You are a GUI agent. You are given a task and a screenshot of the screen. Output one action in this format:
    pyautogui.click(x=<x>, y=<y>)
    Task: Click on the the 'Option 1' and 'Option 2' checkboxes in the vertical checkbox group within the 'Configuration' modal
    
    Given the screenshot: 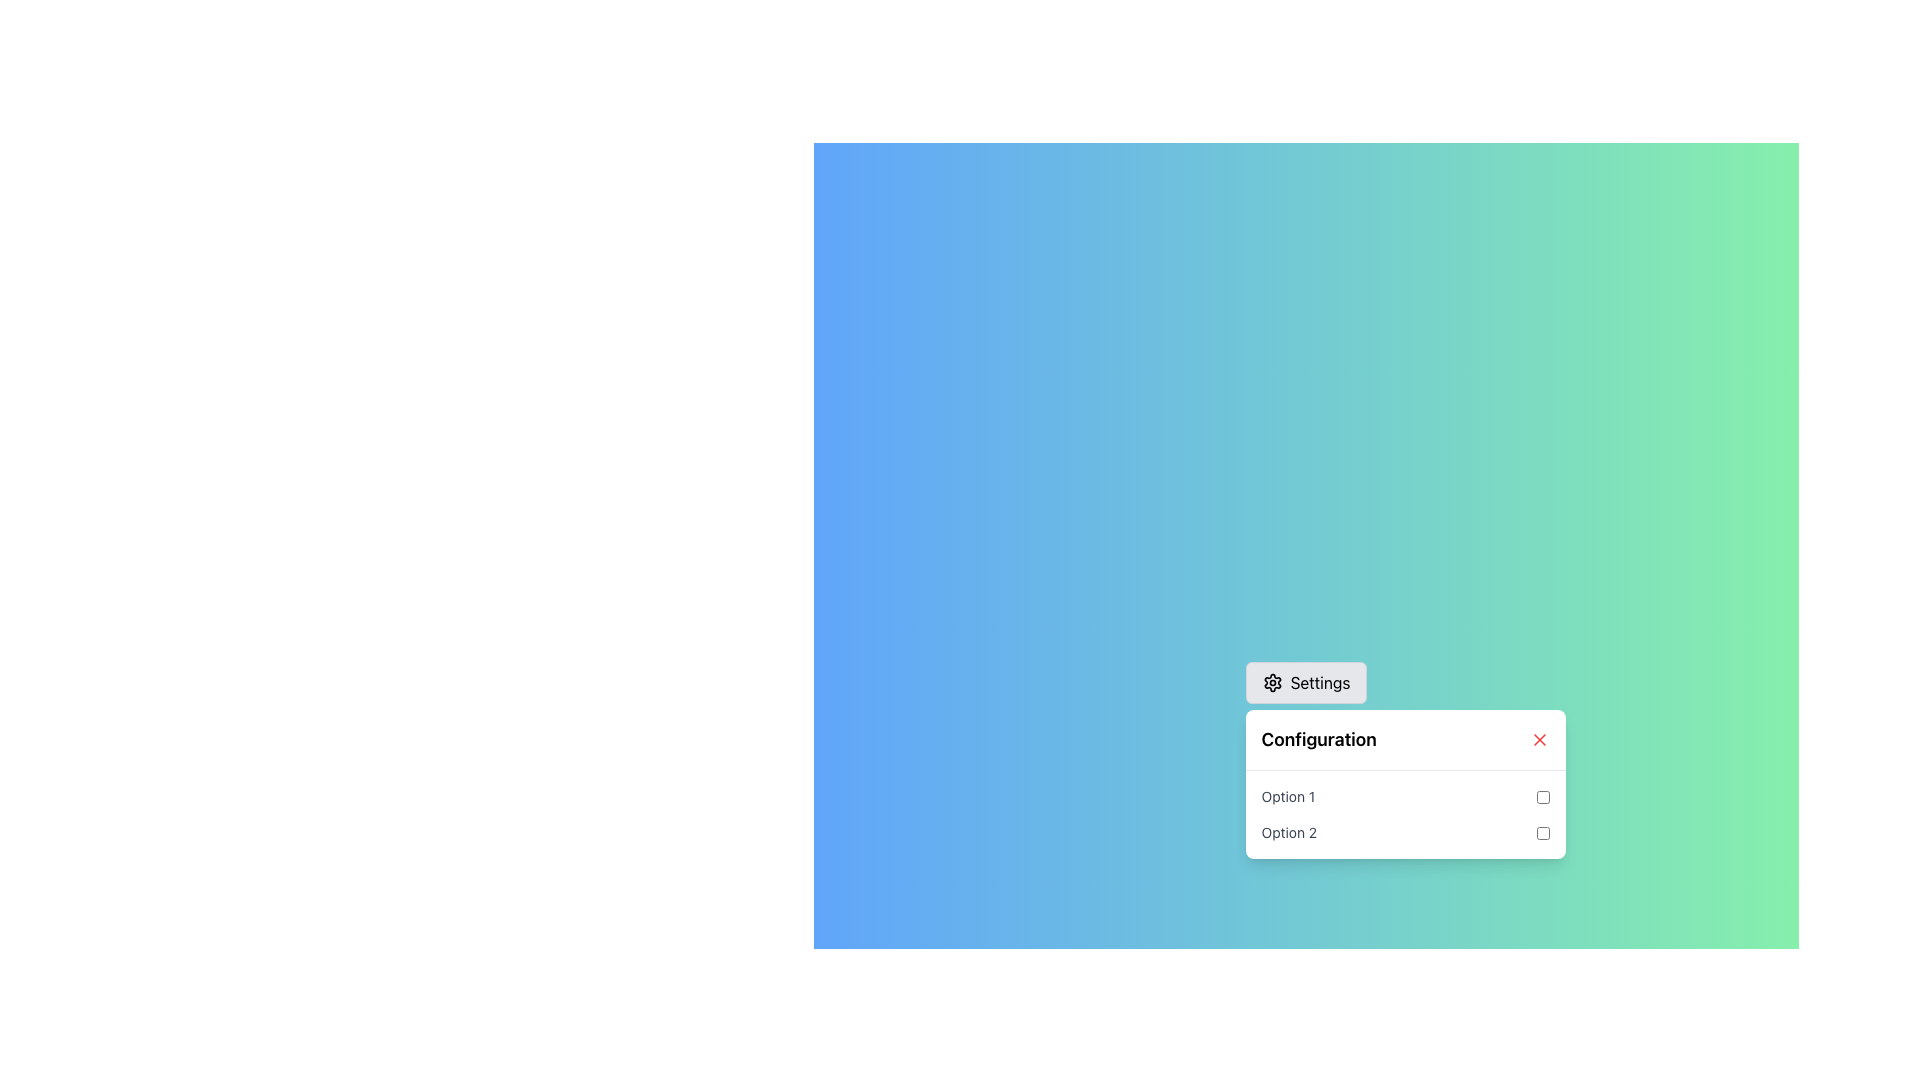 What is the action you would take?
    pyautogui.click(x=1404, y=814)
    